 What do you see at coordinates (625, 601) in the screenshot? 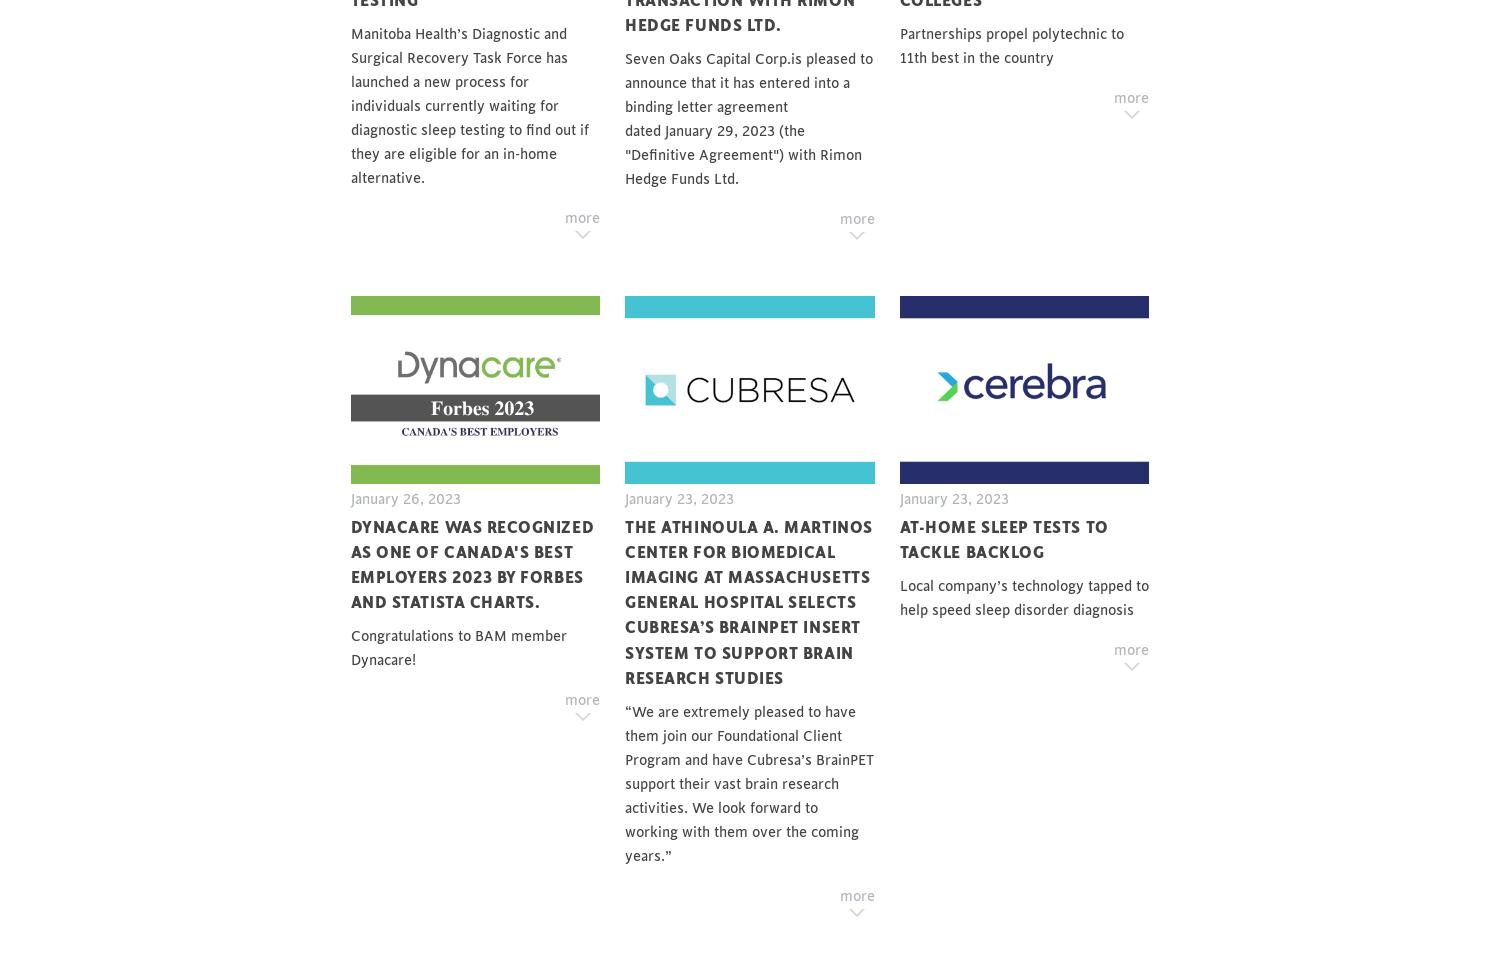
I see `'The Athinoula A. Martinos Center for Biomedical Imaging at Massachusetts General Hospital selects Cubresa’s BrainPET Insert System to support brain research studies'` at bounding box center [625, 601].